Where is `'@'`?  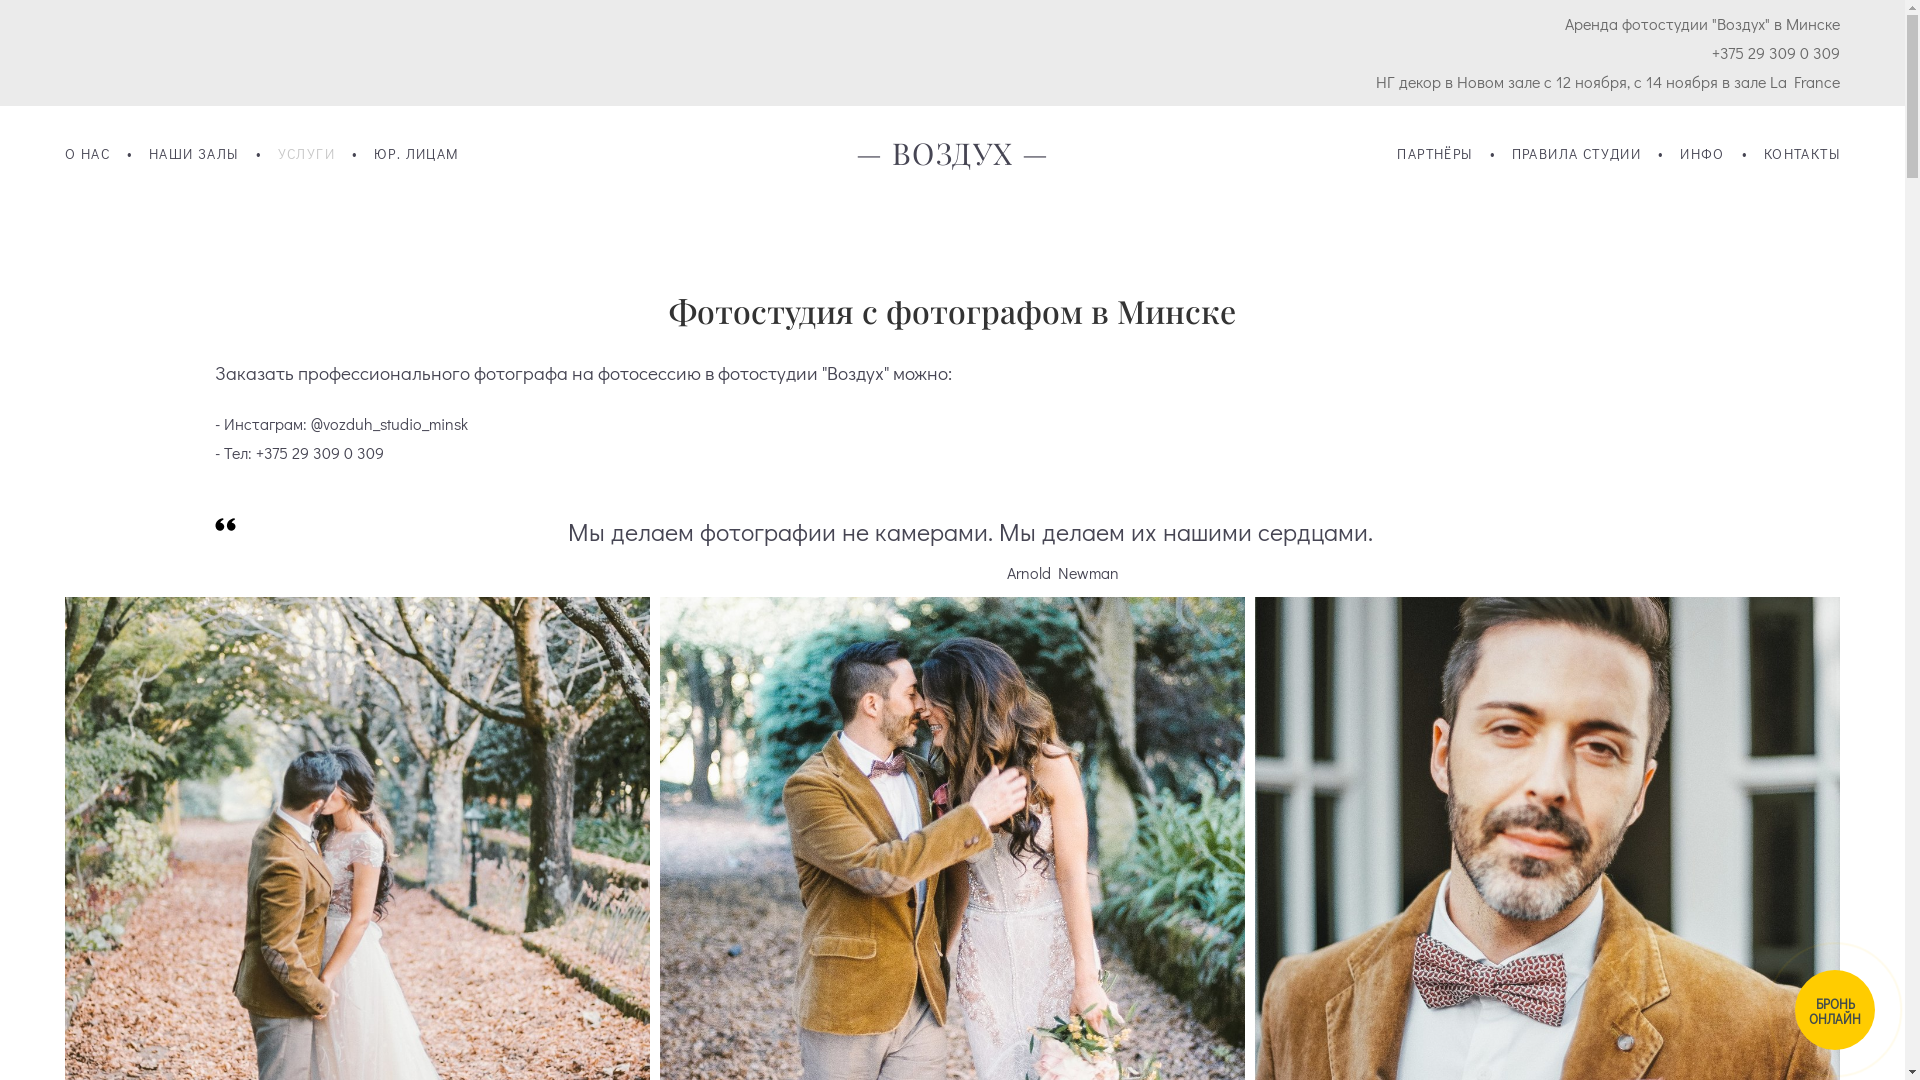 '@' is located at coordinates (315, 423).